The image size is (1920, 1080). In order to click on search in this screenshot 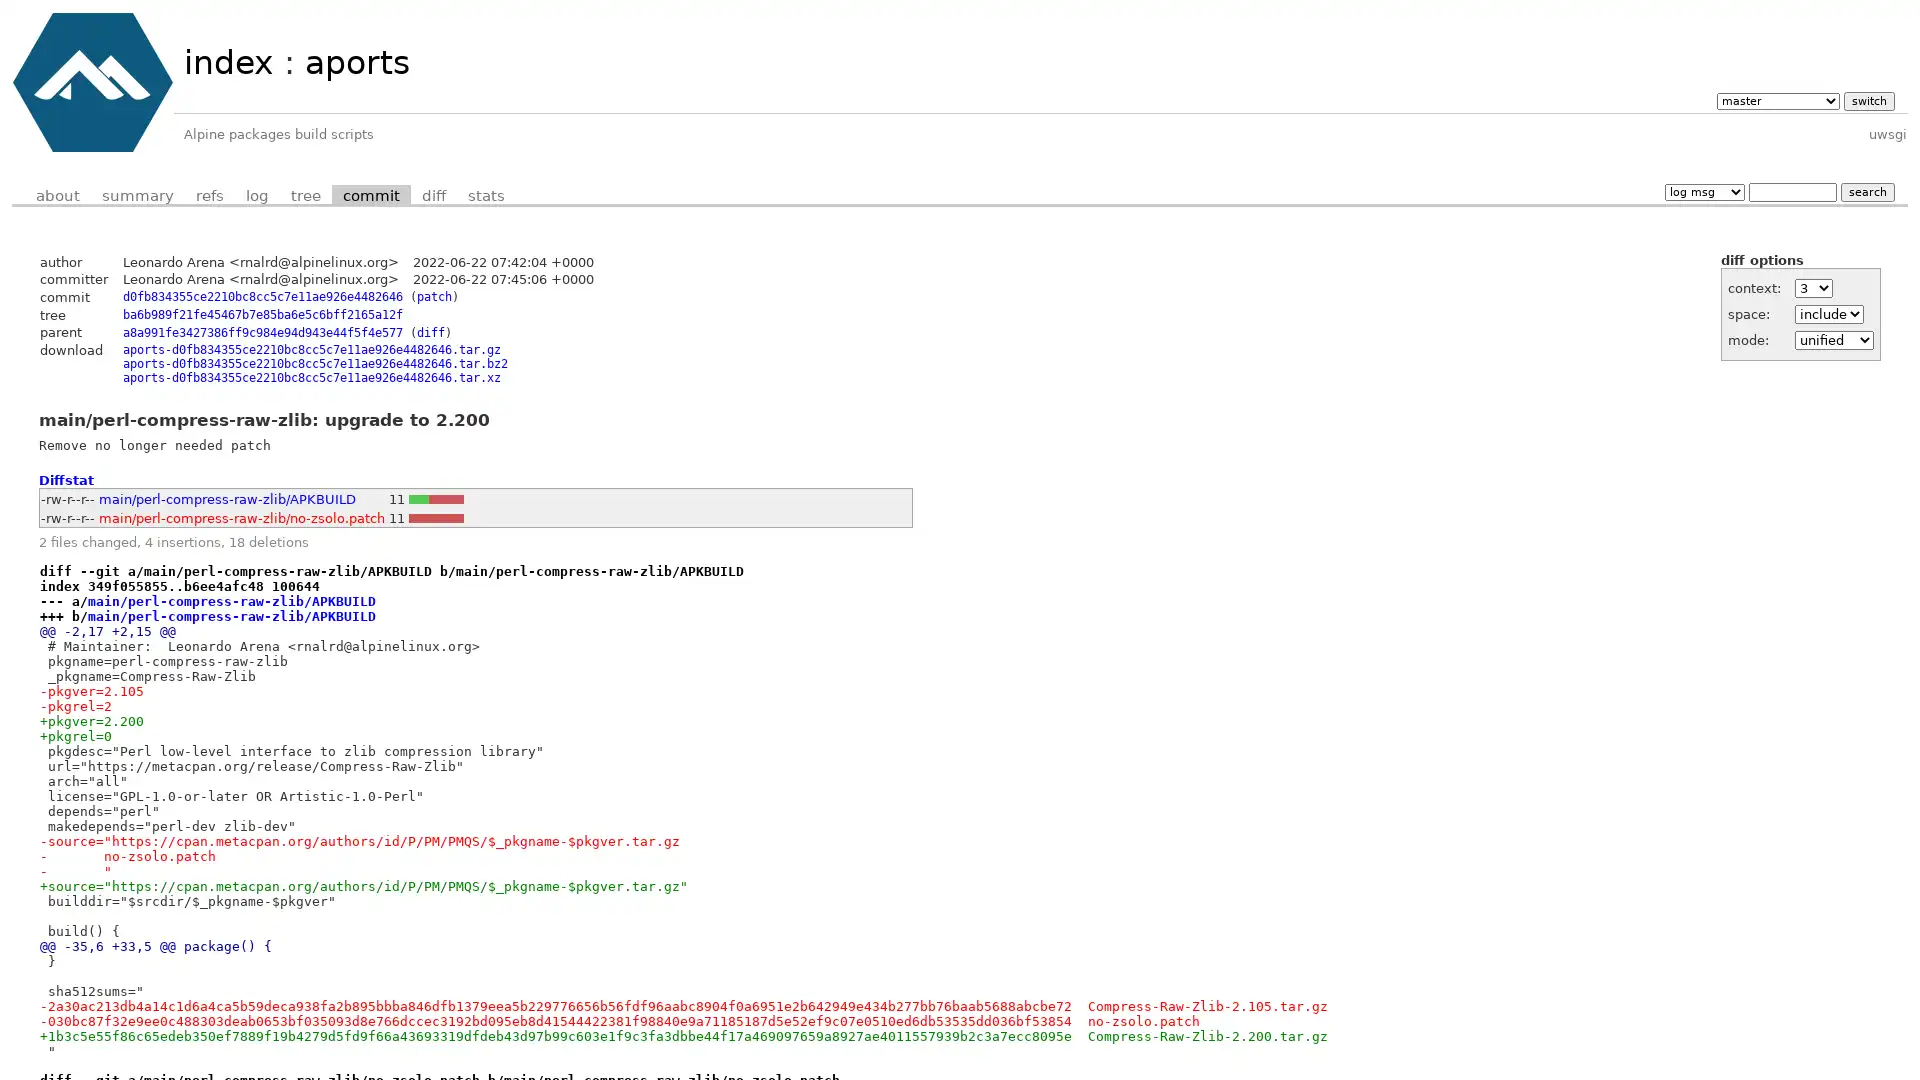, I will do `click(1866, 191)`.